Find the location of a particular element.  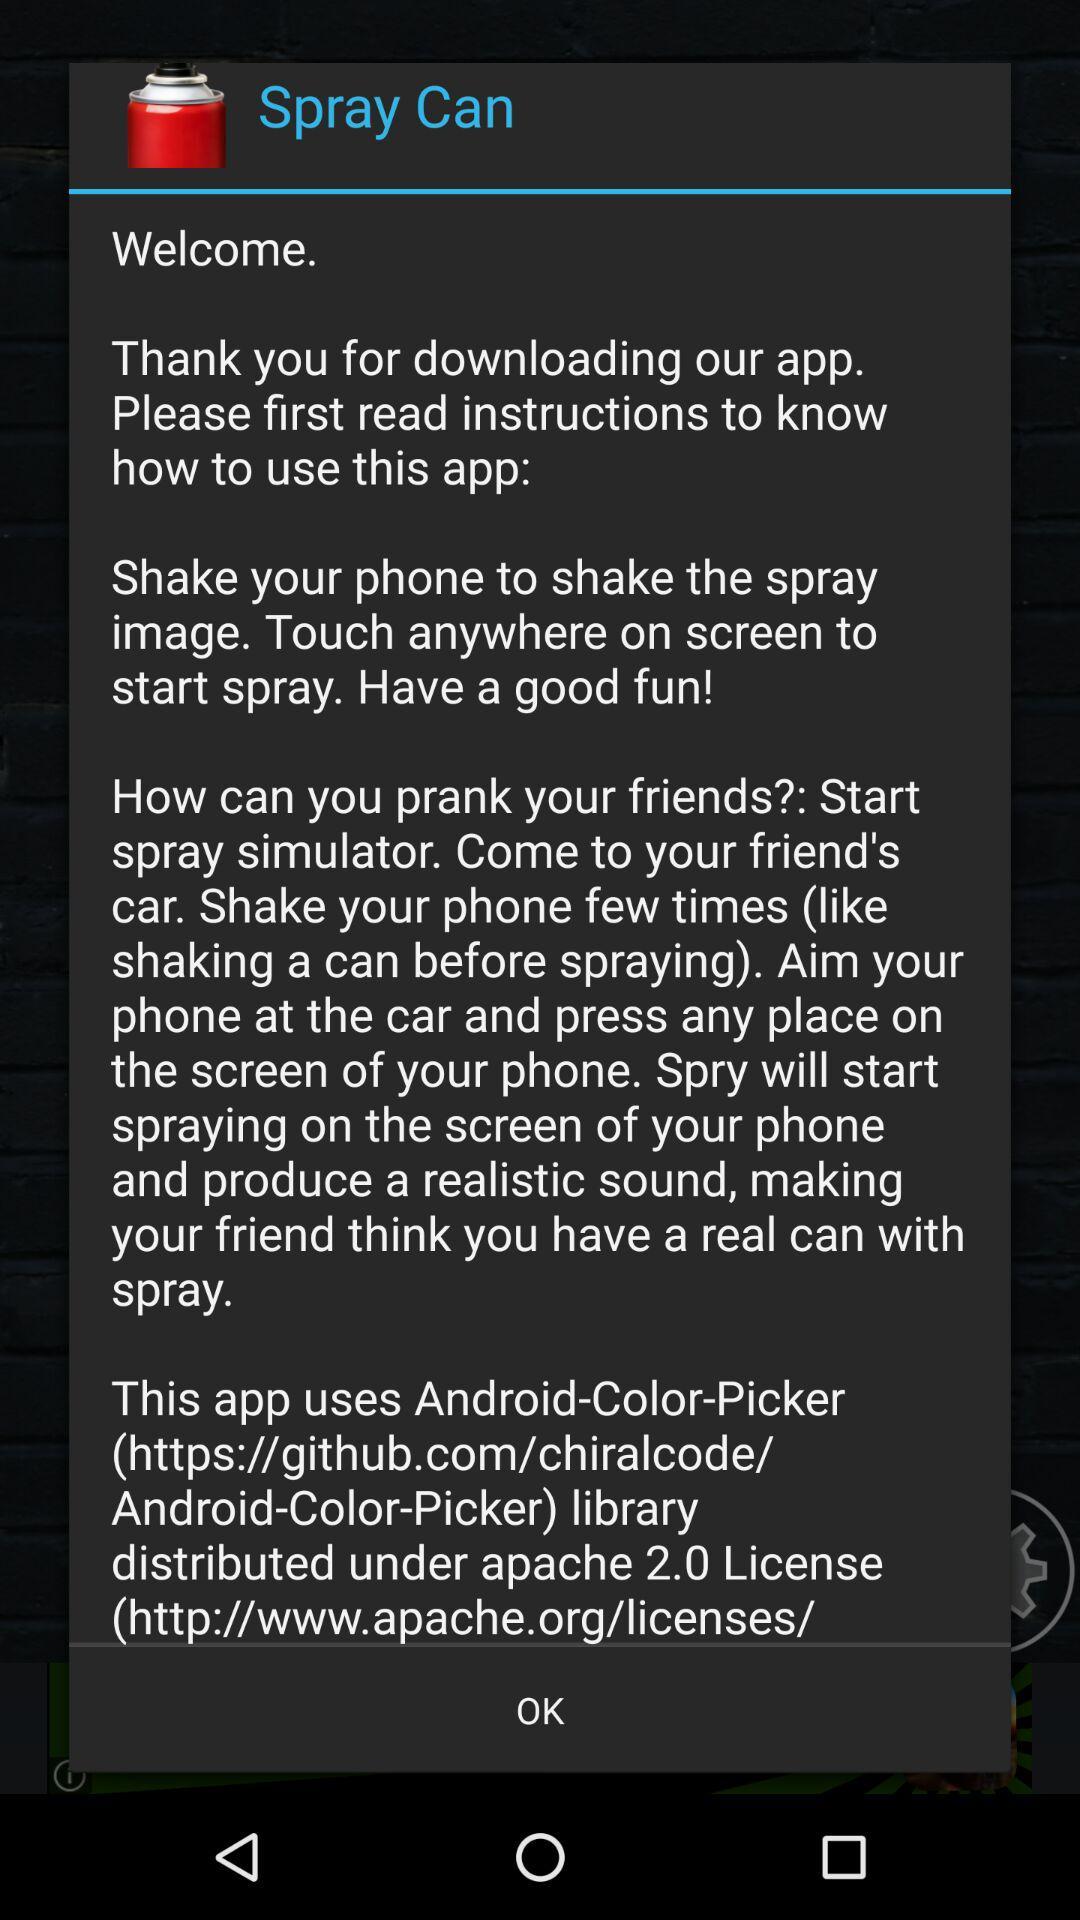

button at the bottom is located at coordinates (540, 1708).